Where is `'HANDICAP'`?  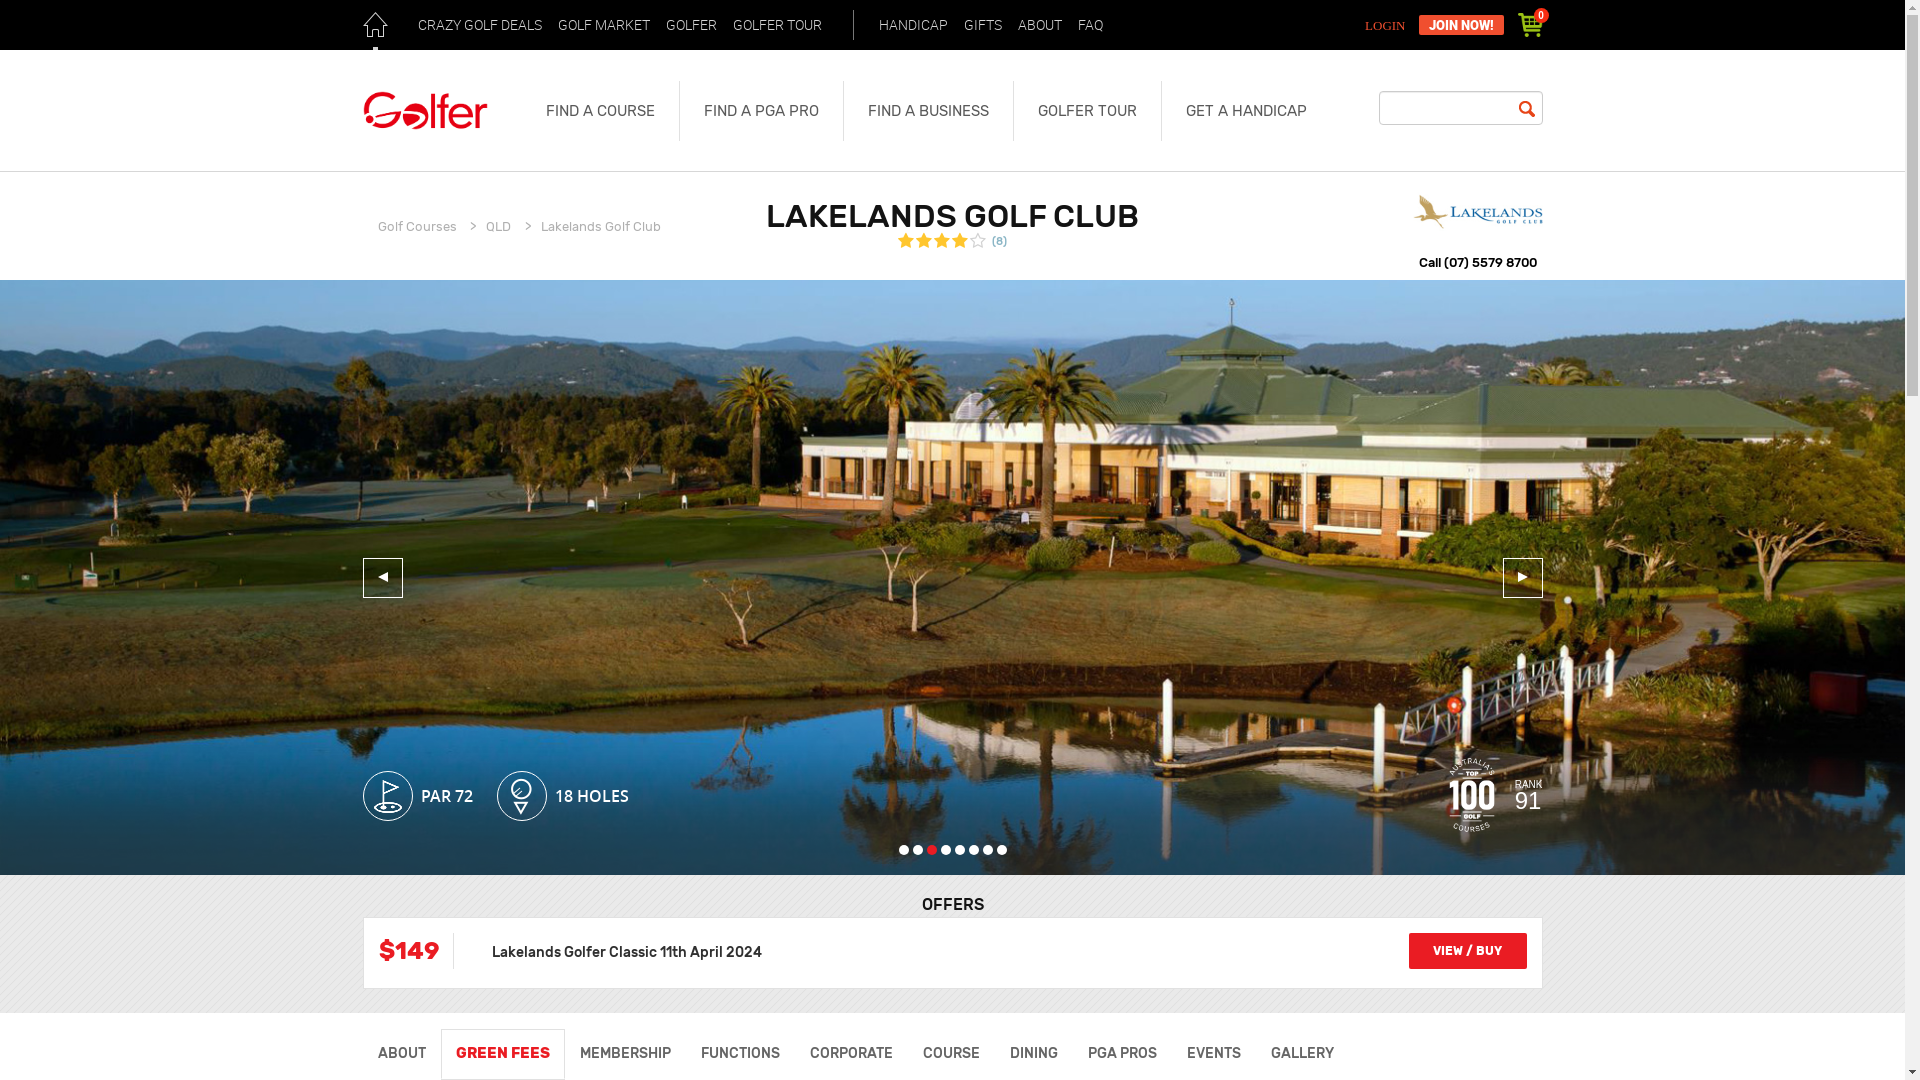
'HANDICAP' is located at coordinates (873, 24).